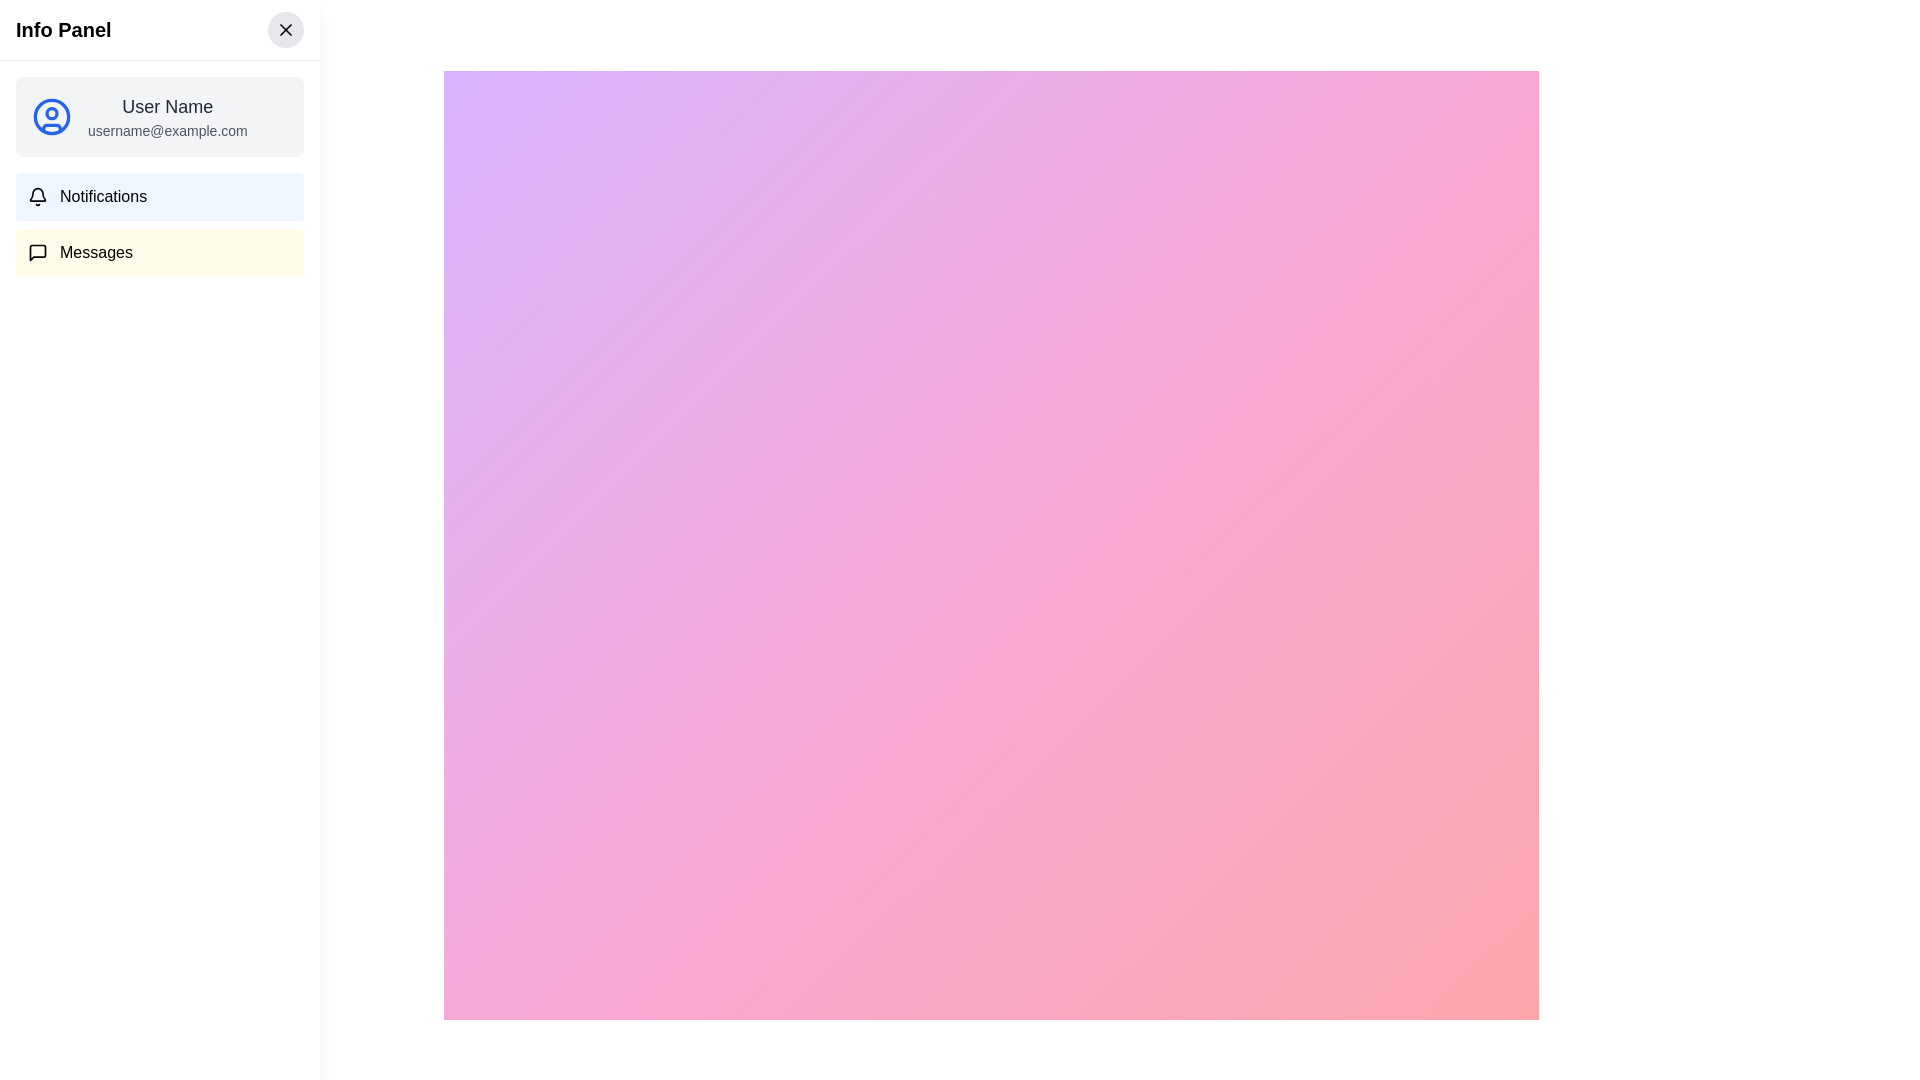 Image resolution: width=1920 pixels, height=1080 pixels. Describe the element at coordinates (38, 252) in the screenshot. I see `the 'Messages' icon located at the left-most position in the vertical menu, below the 'Notifications' entry` at that location.